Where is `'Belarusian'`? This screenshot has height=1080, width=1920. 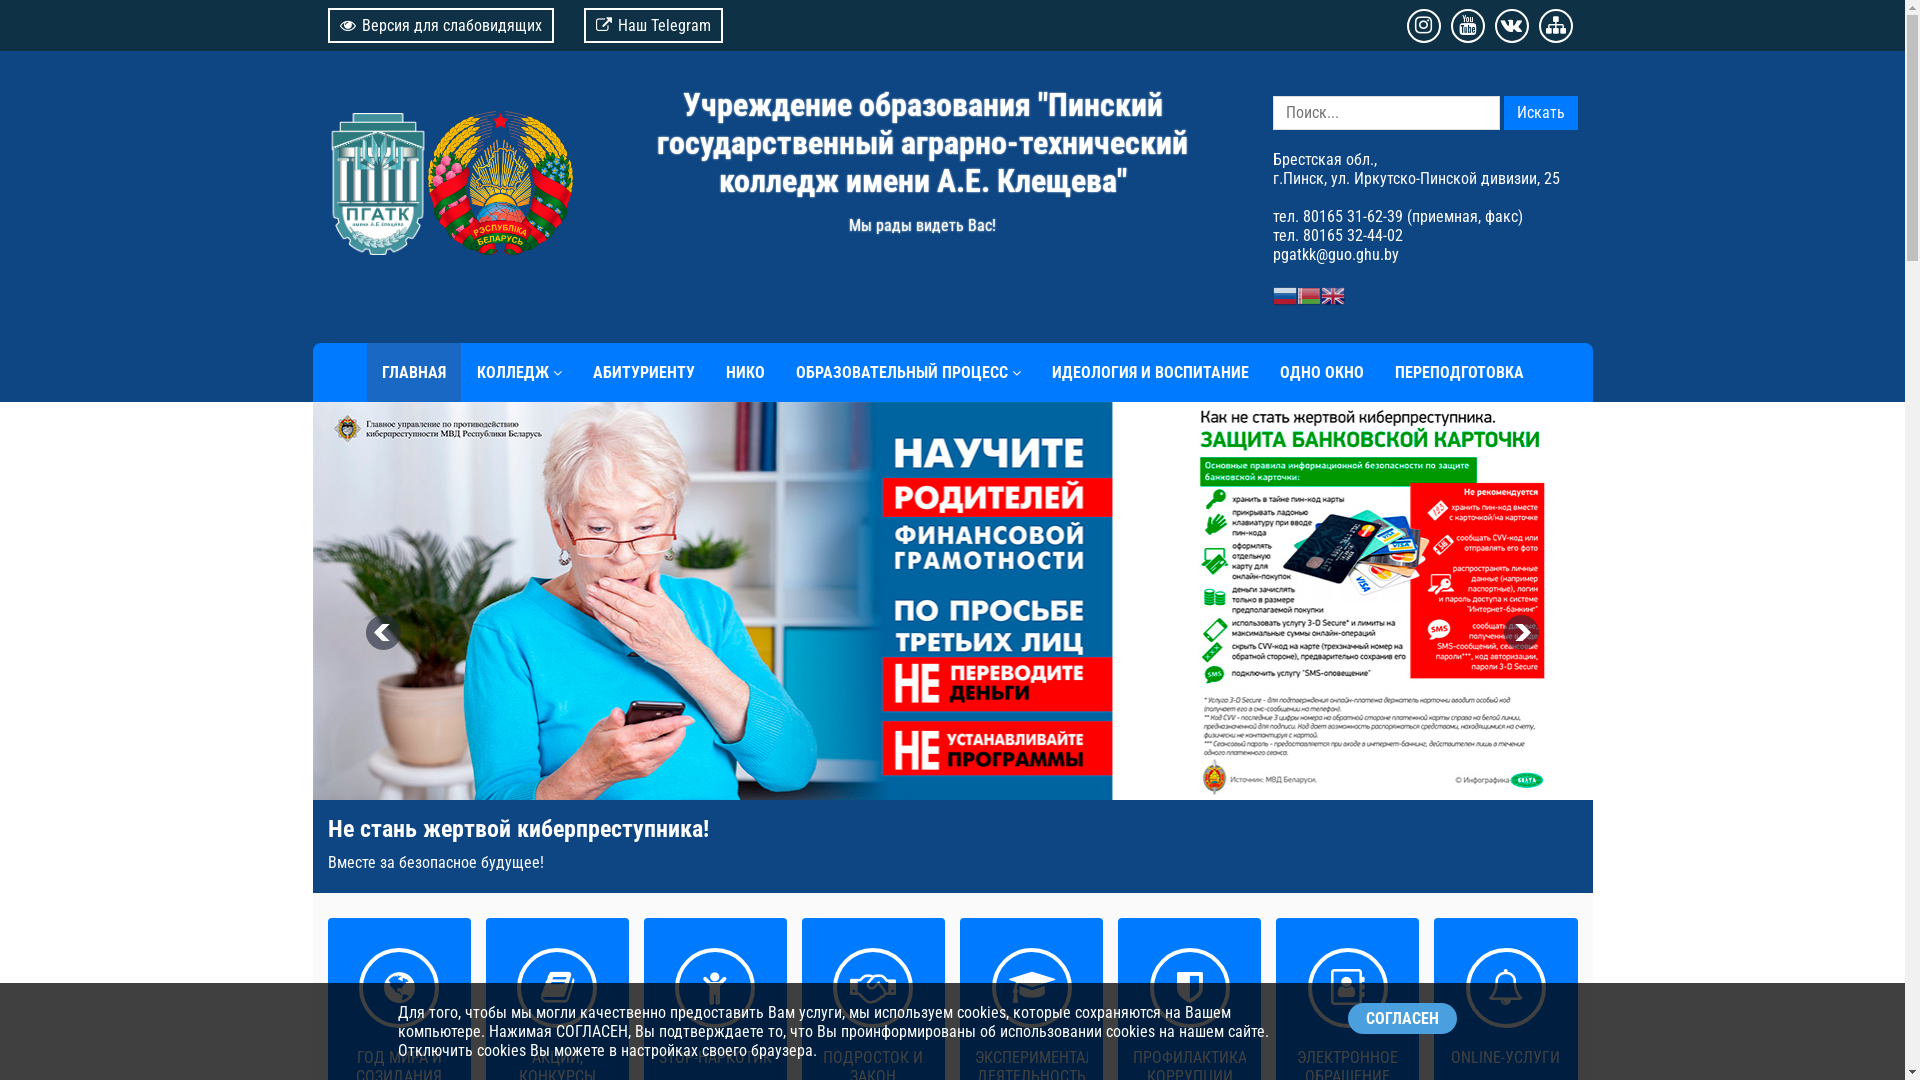 'Belarusian' is located at coordinates (1308, 294).